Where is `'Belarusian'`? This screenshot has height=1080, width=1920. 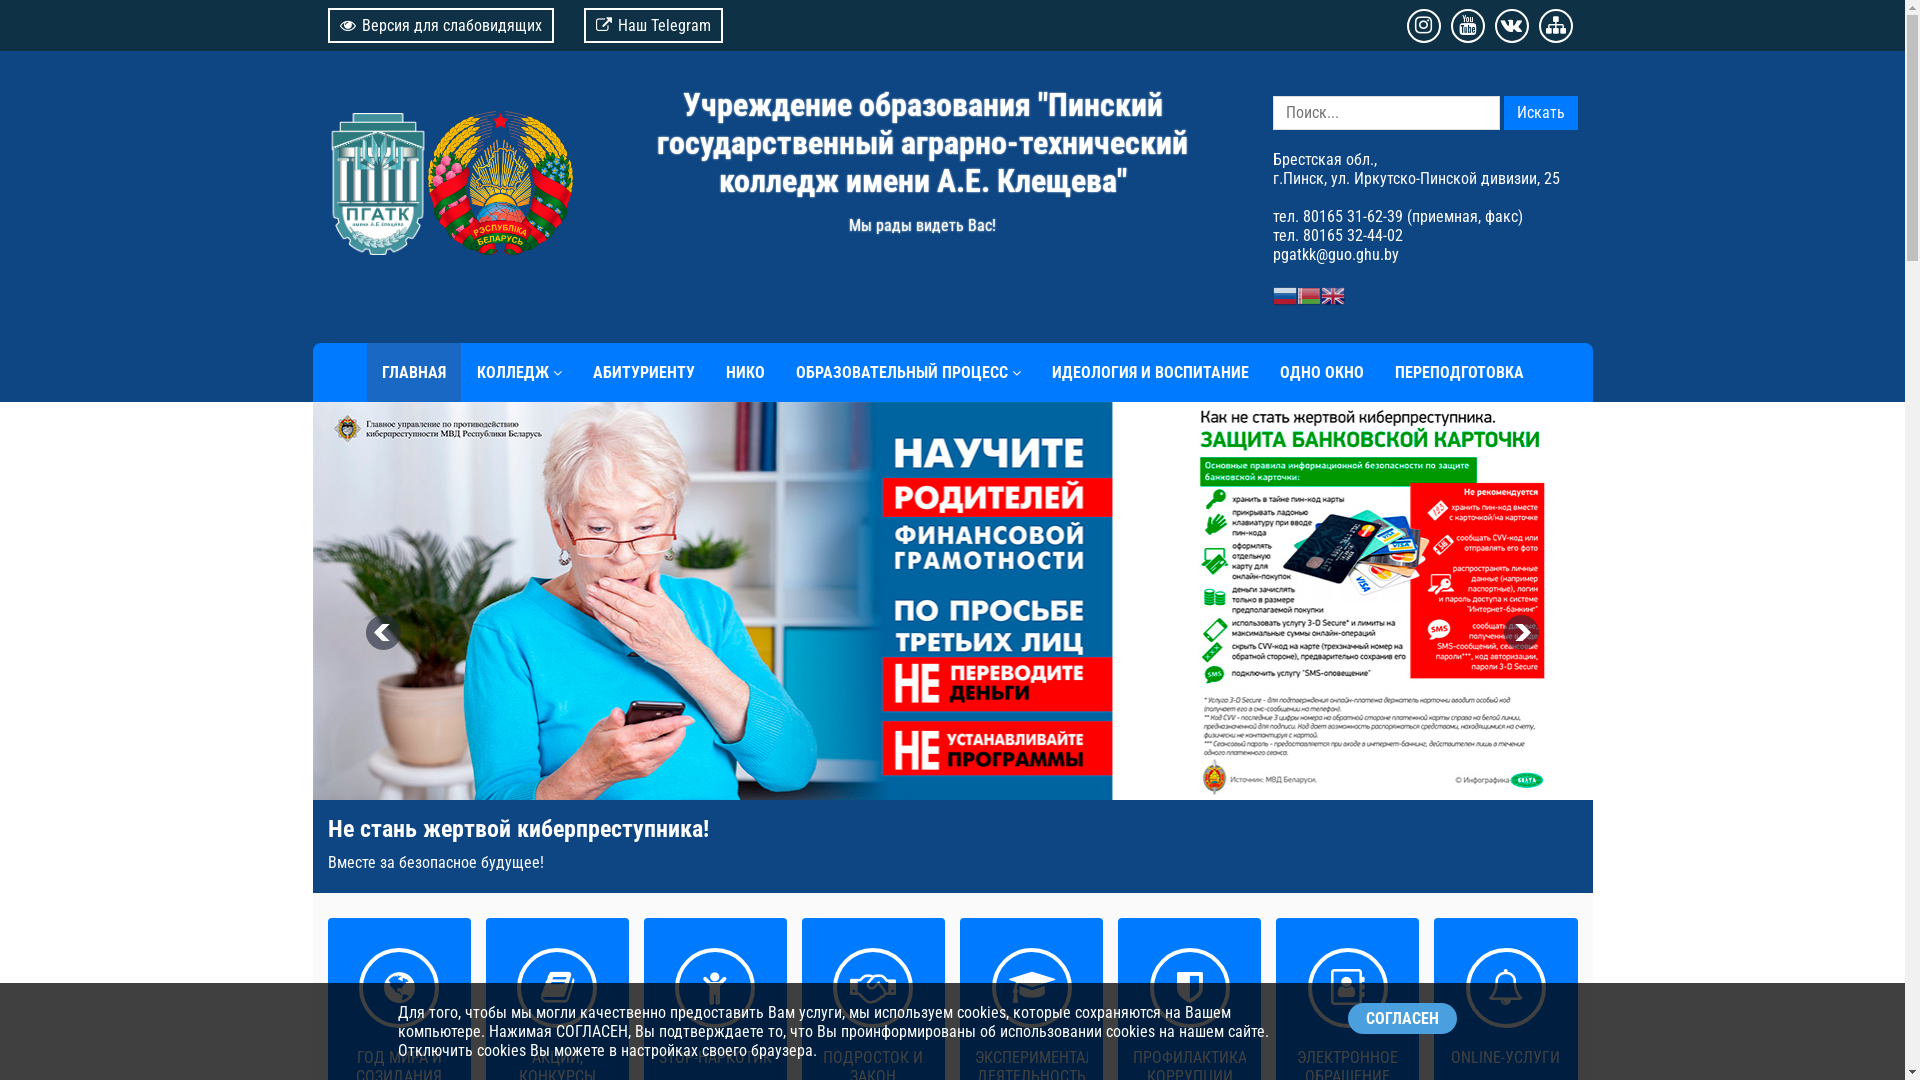 'Belarusian' is located at coordinates (1308, 294).